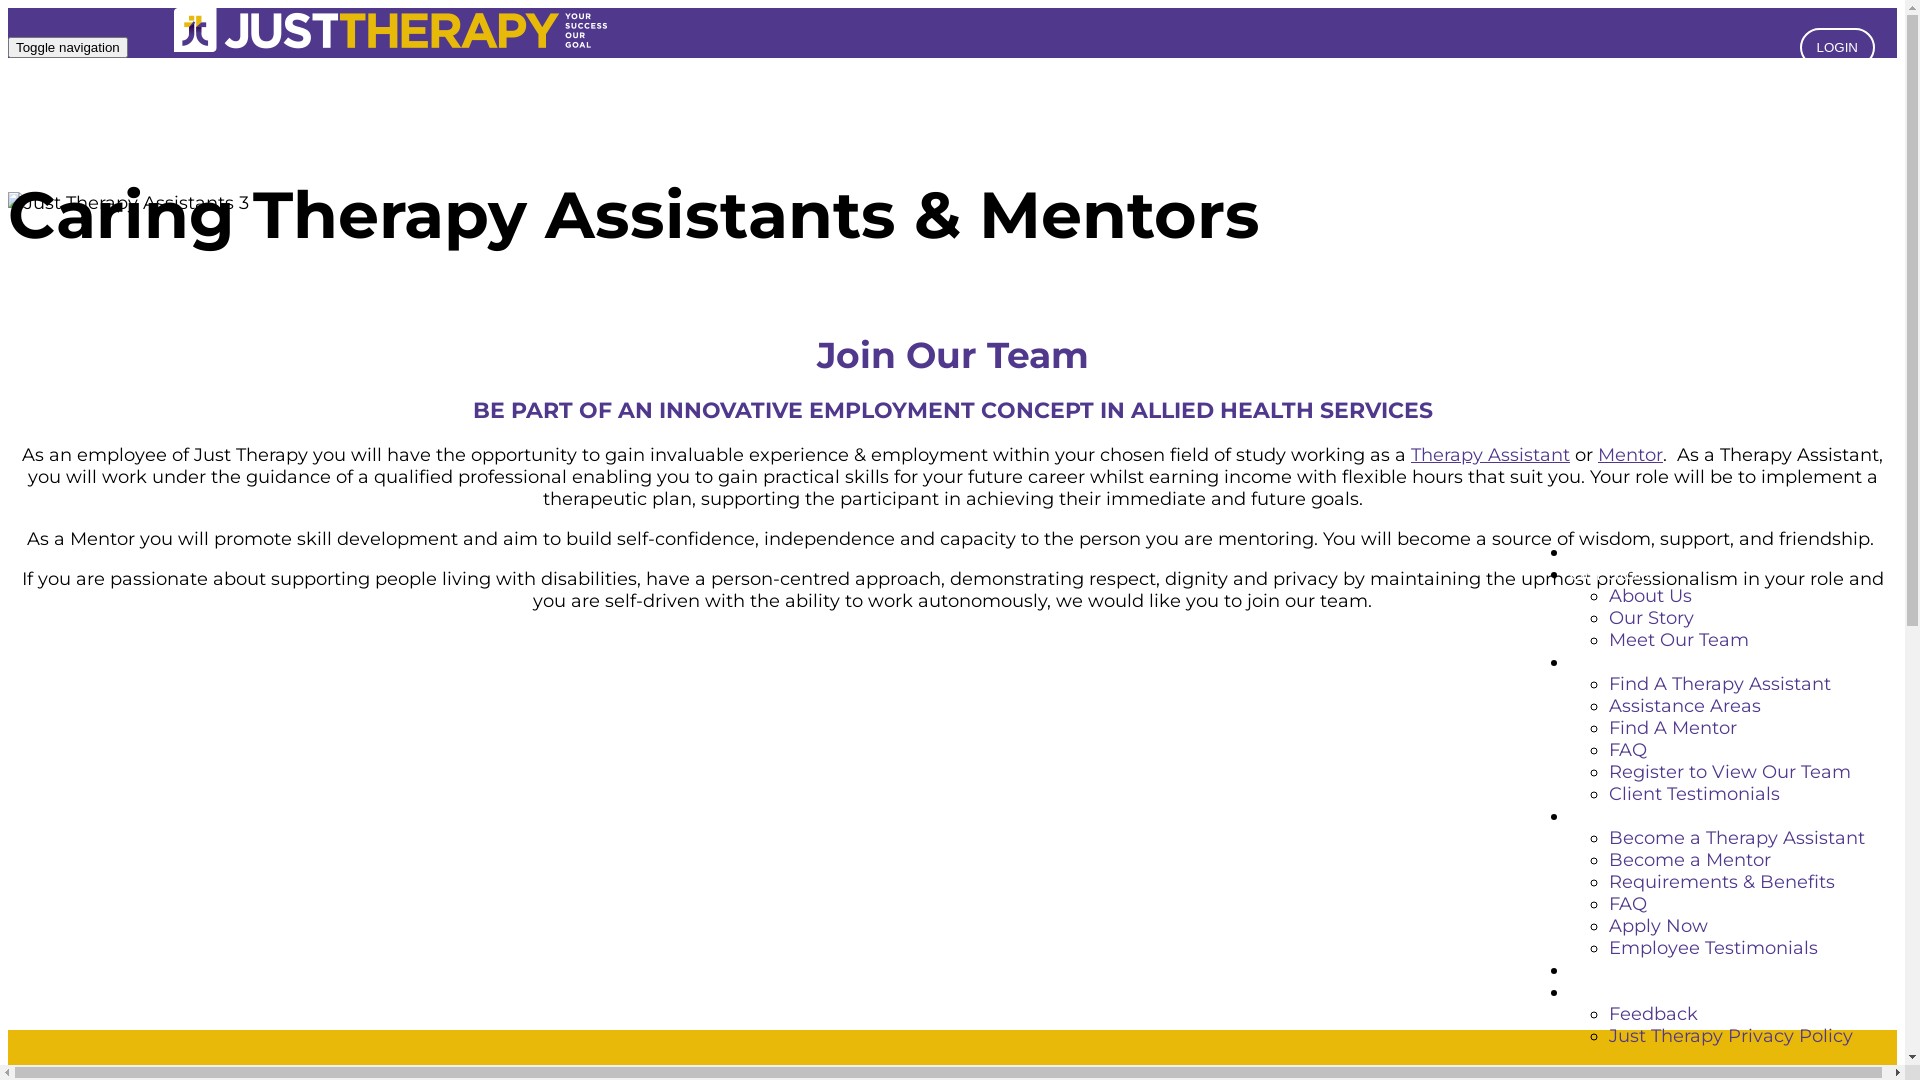  Describe the element at coordinates (1653, 1014) in the screenshot. I see `'Feedback'` at that location.